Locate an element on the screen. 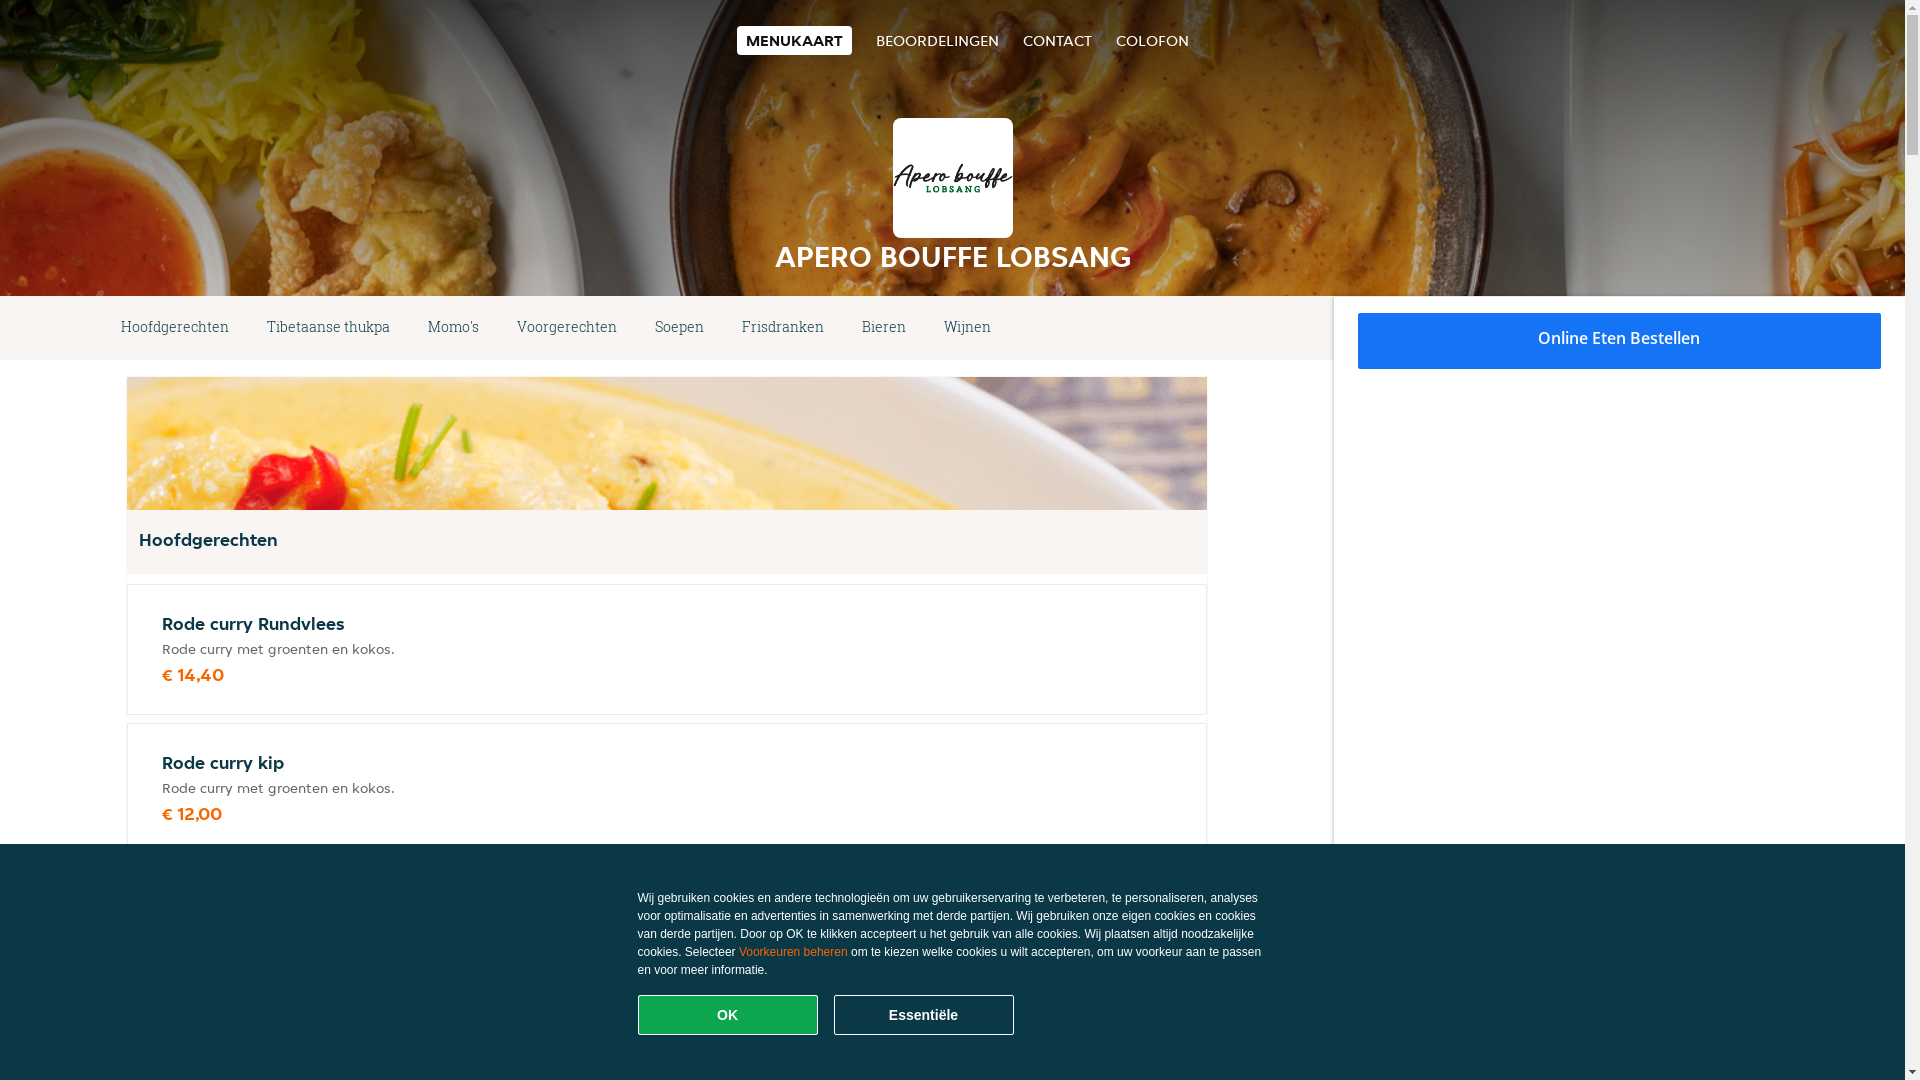  'Momo's' is located at coordinates (407, 326).